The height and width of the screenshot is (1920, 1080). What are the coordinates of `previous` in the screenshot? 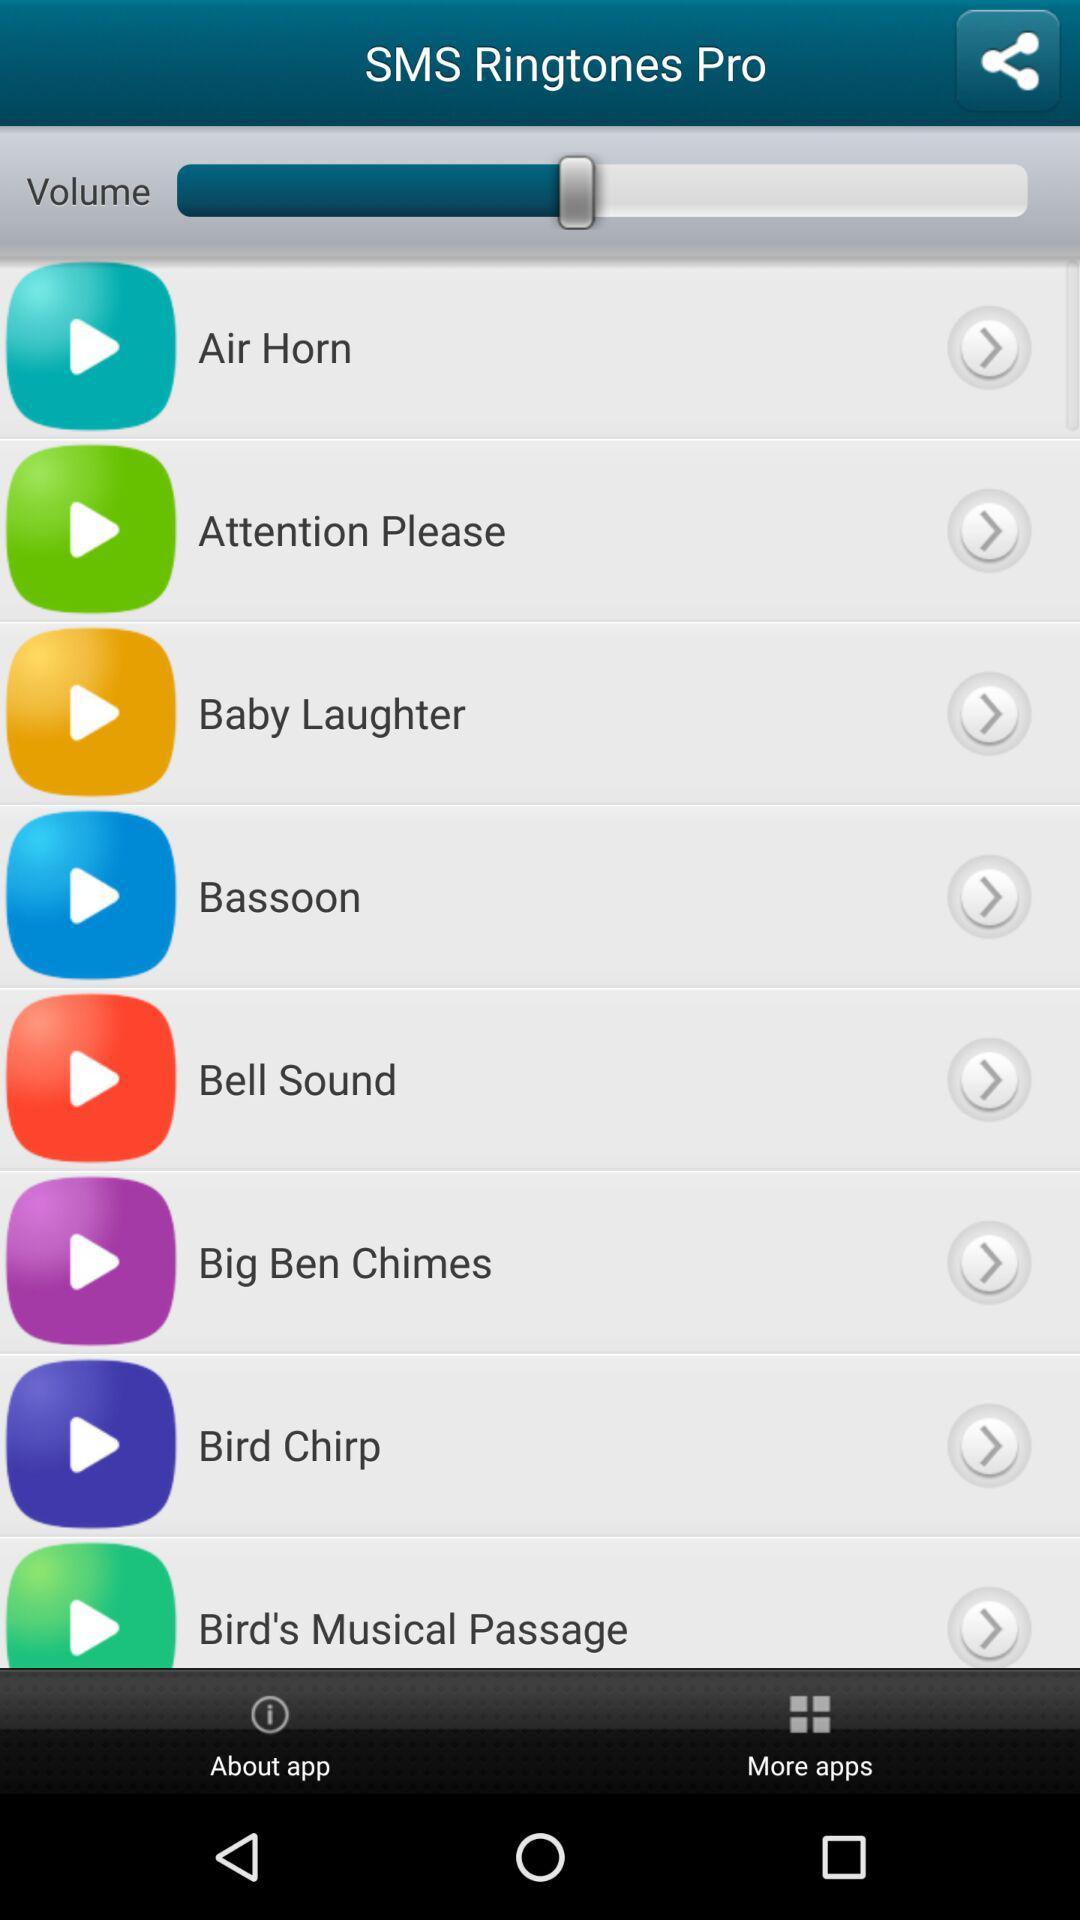 It's located at (987, 894).